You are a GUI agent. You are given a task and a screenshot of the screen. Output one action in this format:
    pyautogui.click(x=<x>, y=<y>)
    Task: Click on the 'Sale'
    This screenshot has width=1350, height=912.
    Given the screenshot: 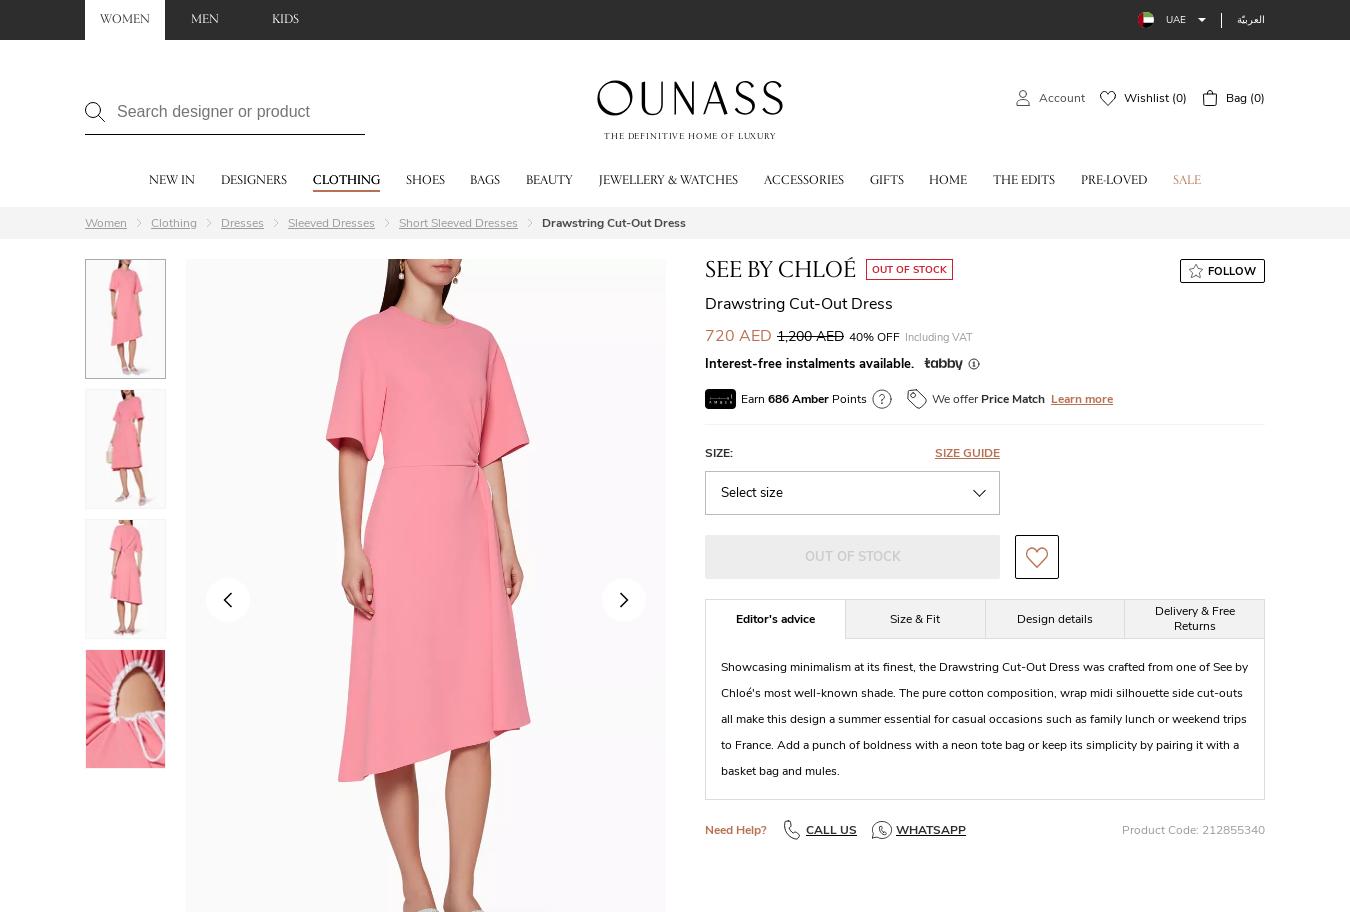 What is the action you would take?
    pyautogui.click(x=1184, y=181)
    